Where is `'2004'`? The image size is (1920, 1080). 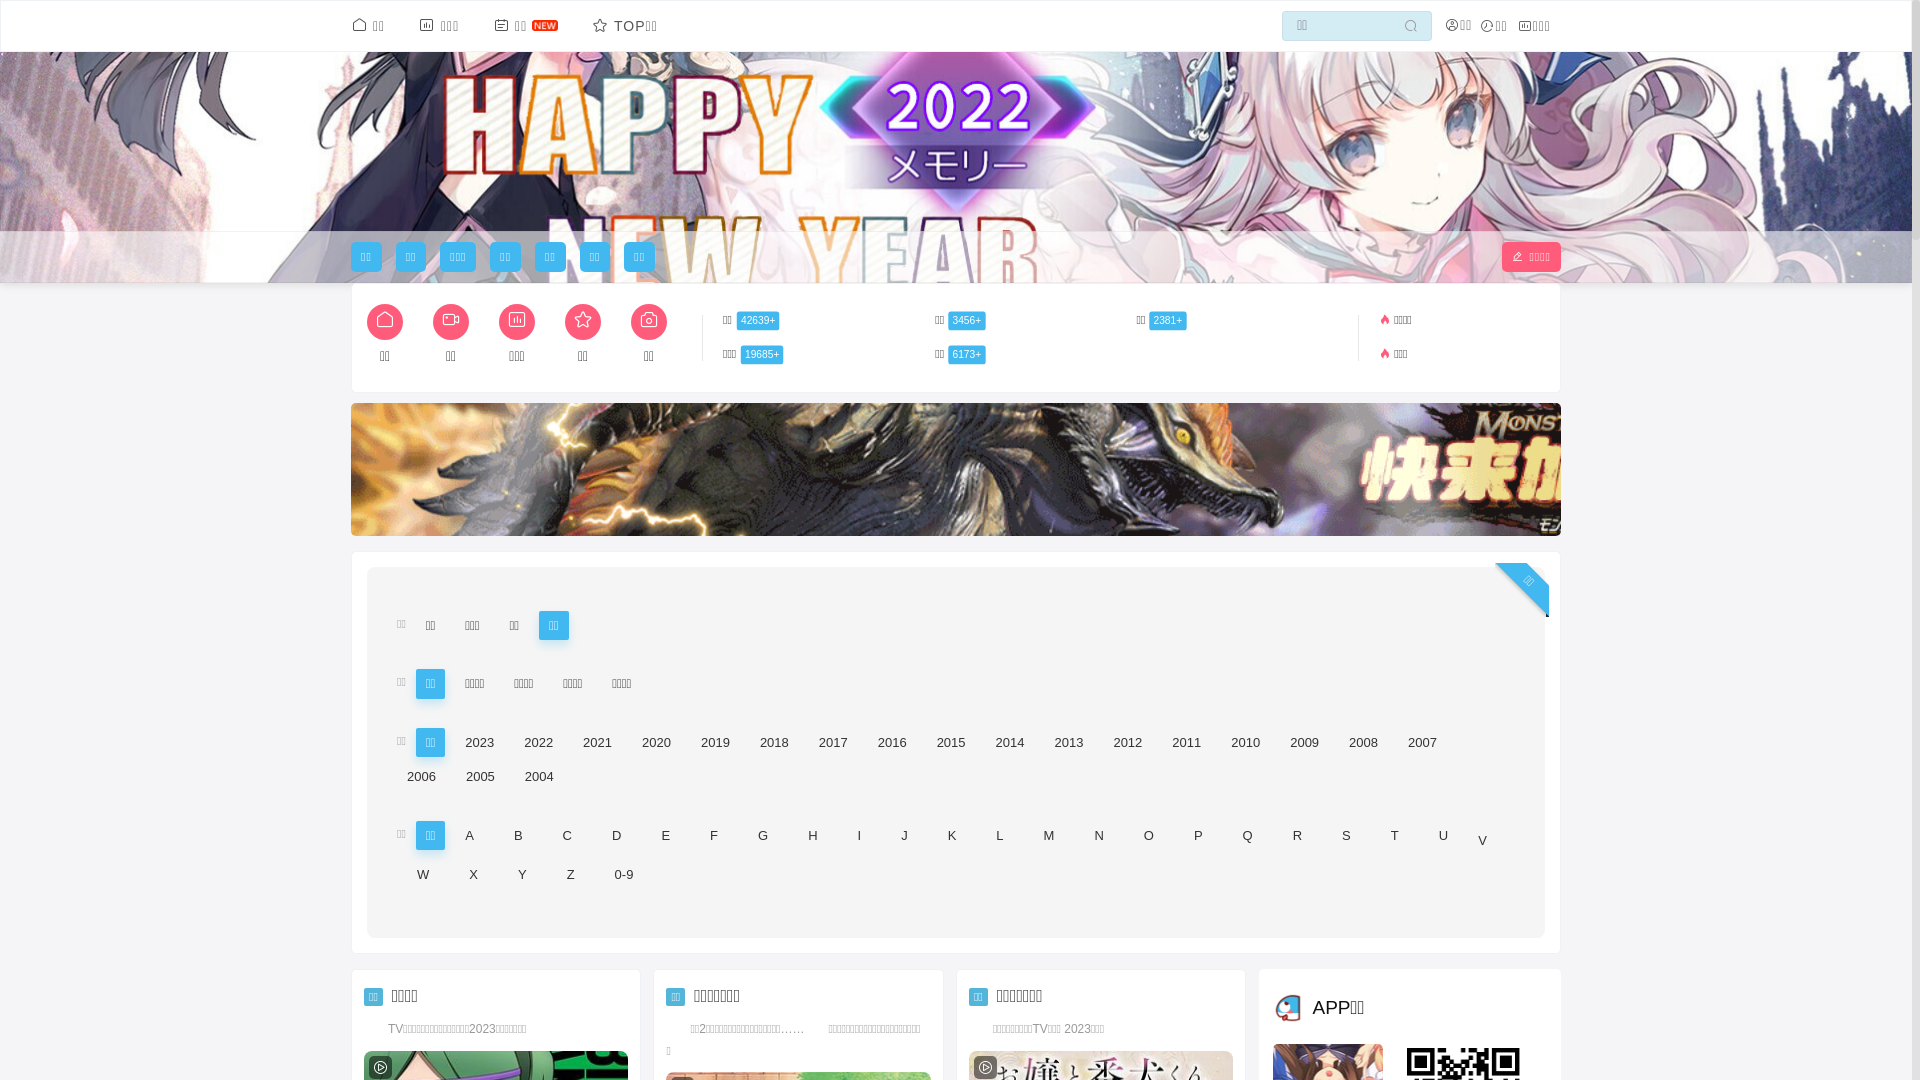
'2004' is located at coordinates (514, 775).